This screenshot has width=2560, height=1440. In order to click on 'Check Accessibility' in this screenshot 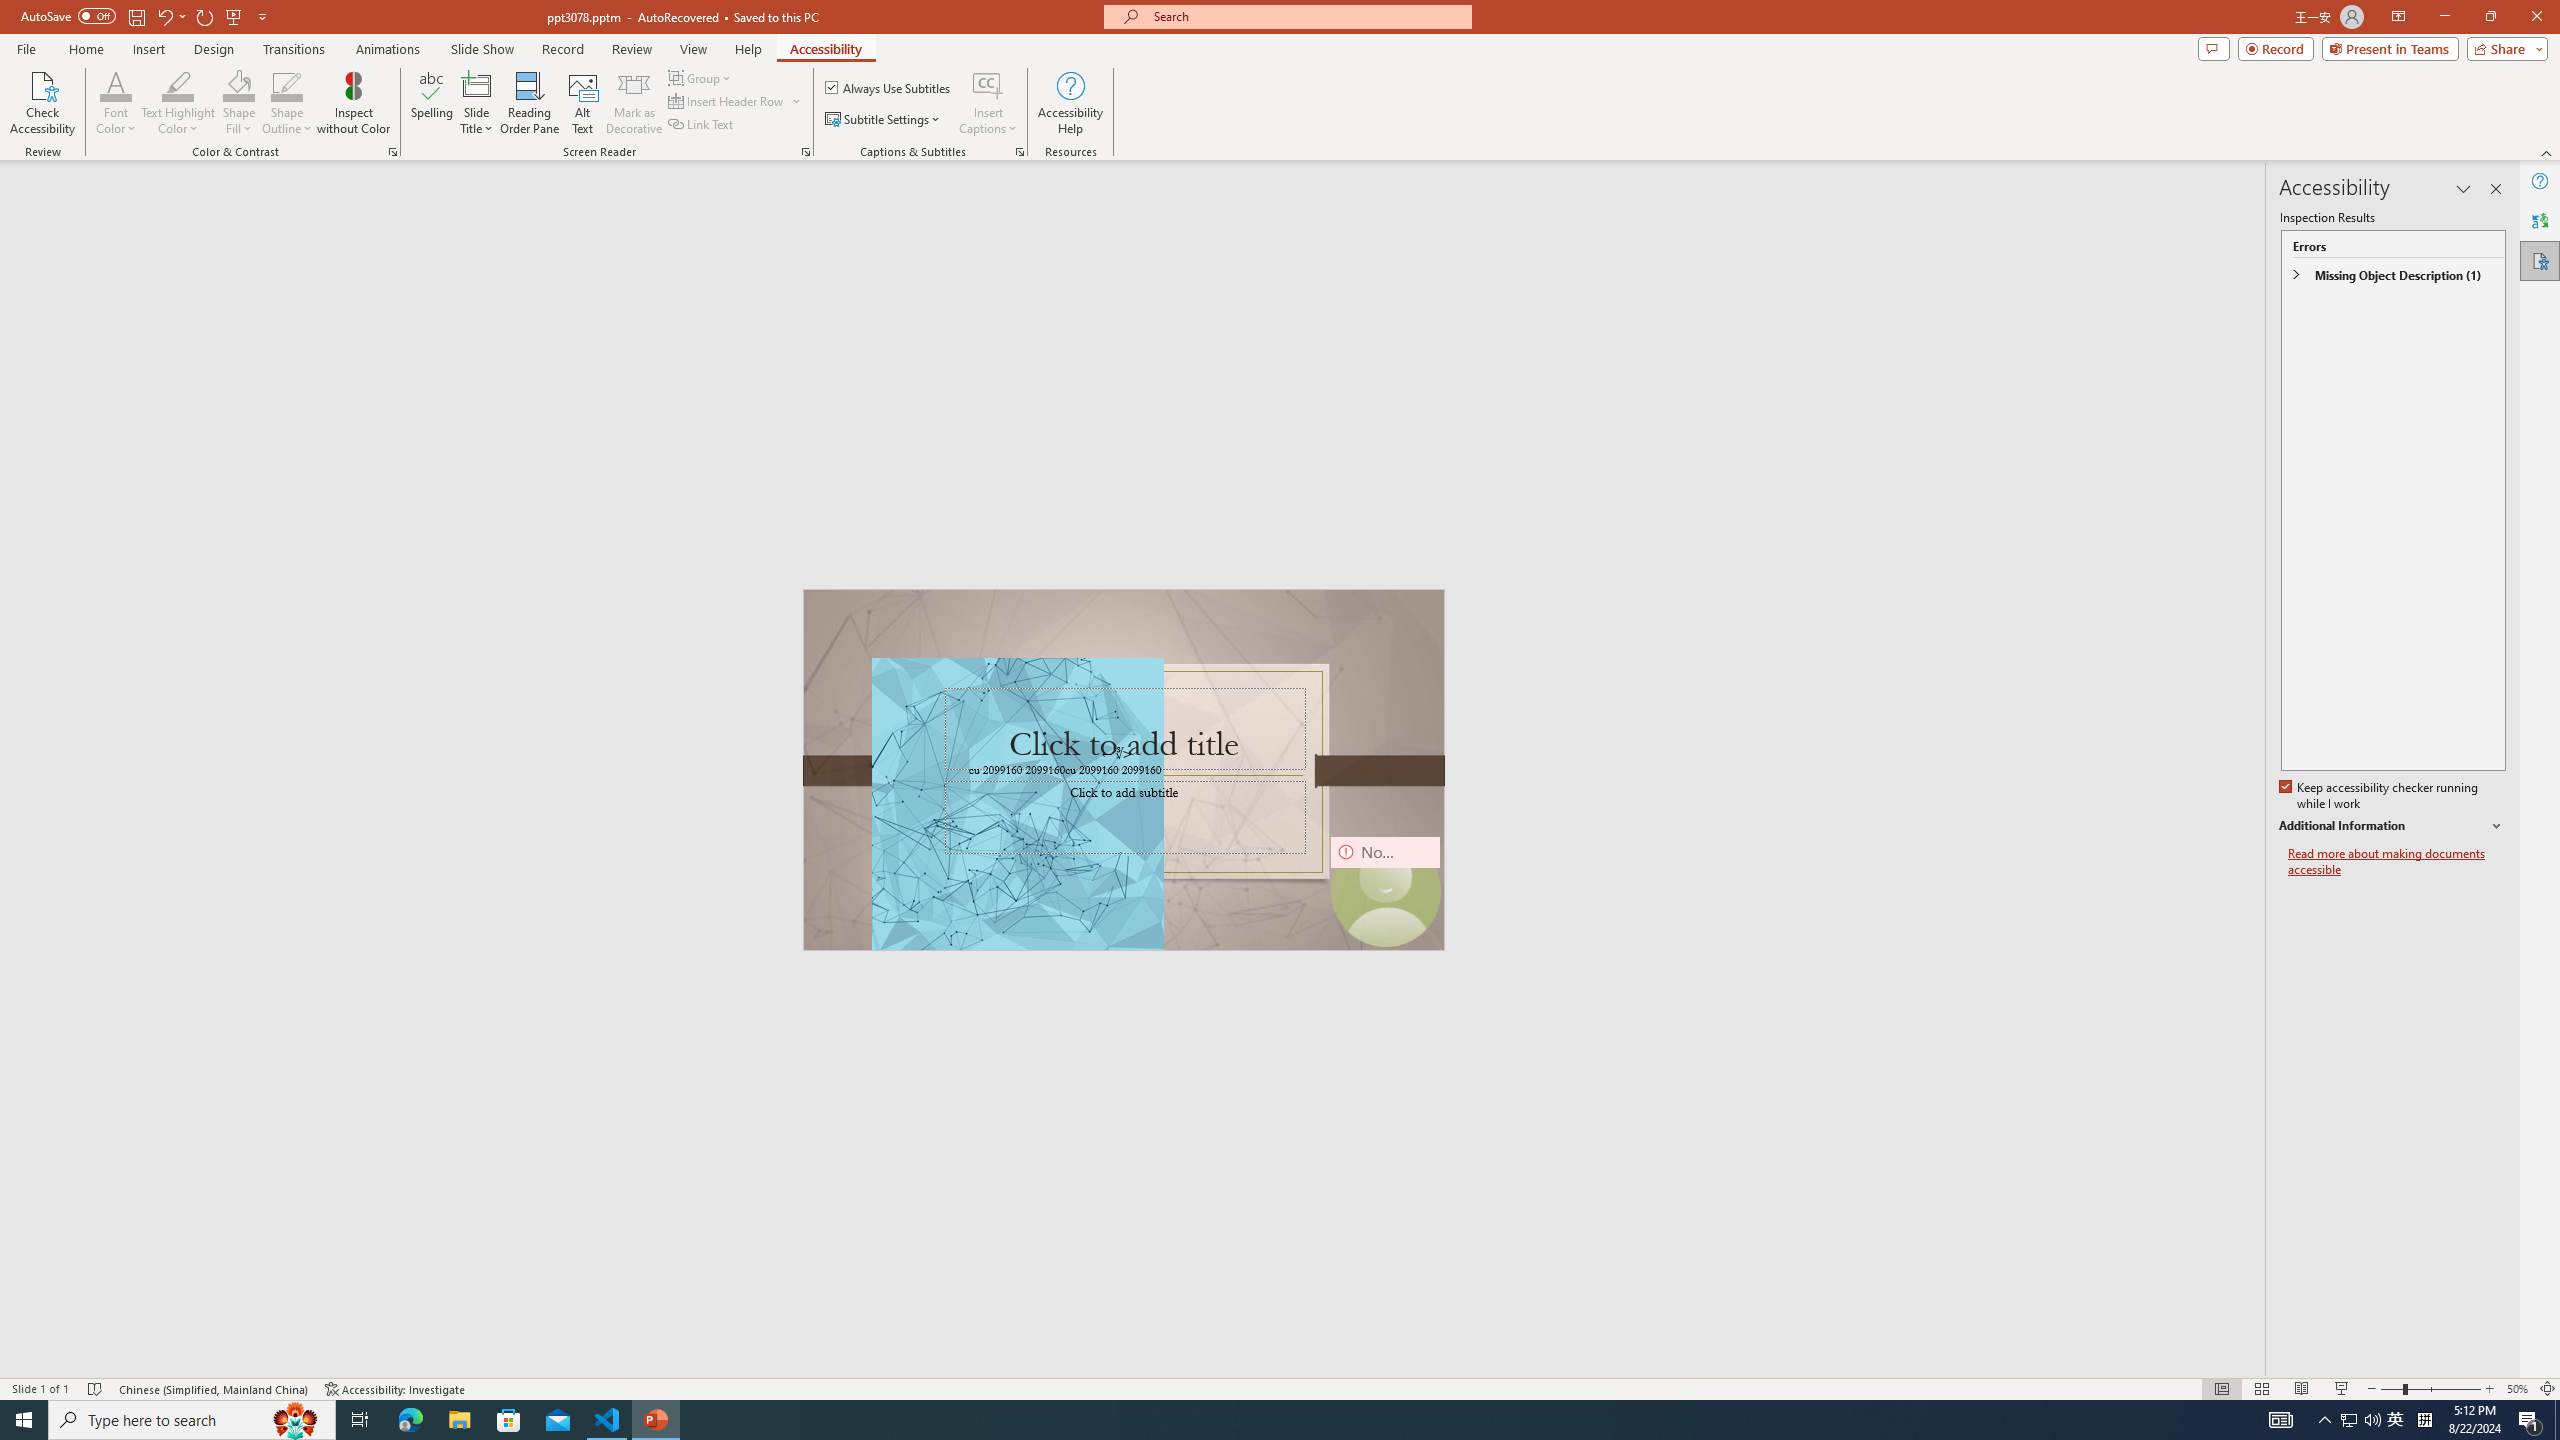, I will do `click(41, 103)`.